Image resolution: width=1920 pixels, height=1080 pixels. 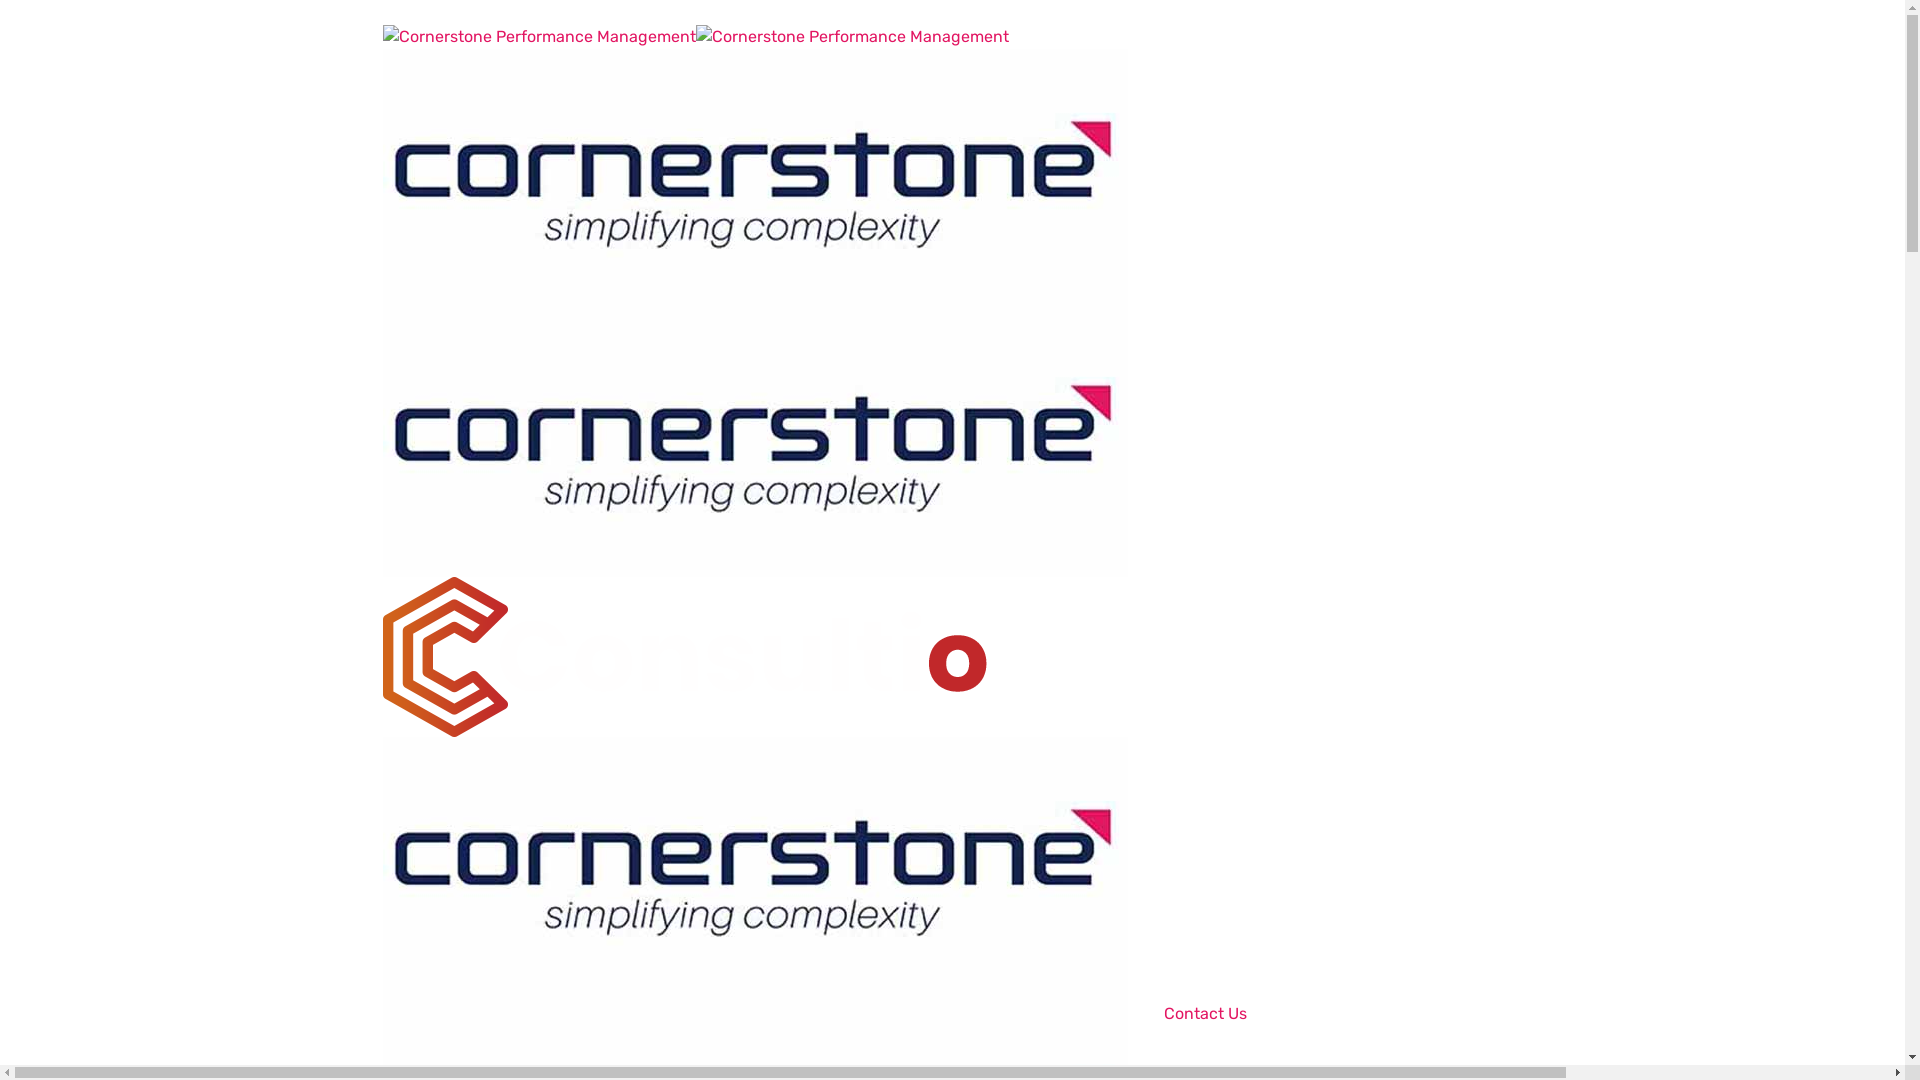 I want to click on 'Cornerstone Performance Management', so click(x=685, y=655).